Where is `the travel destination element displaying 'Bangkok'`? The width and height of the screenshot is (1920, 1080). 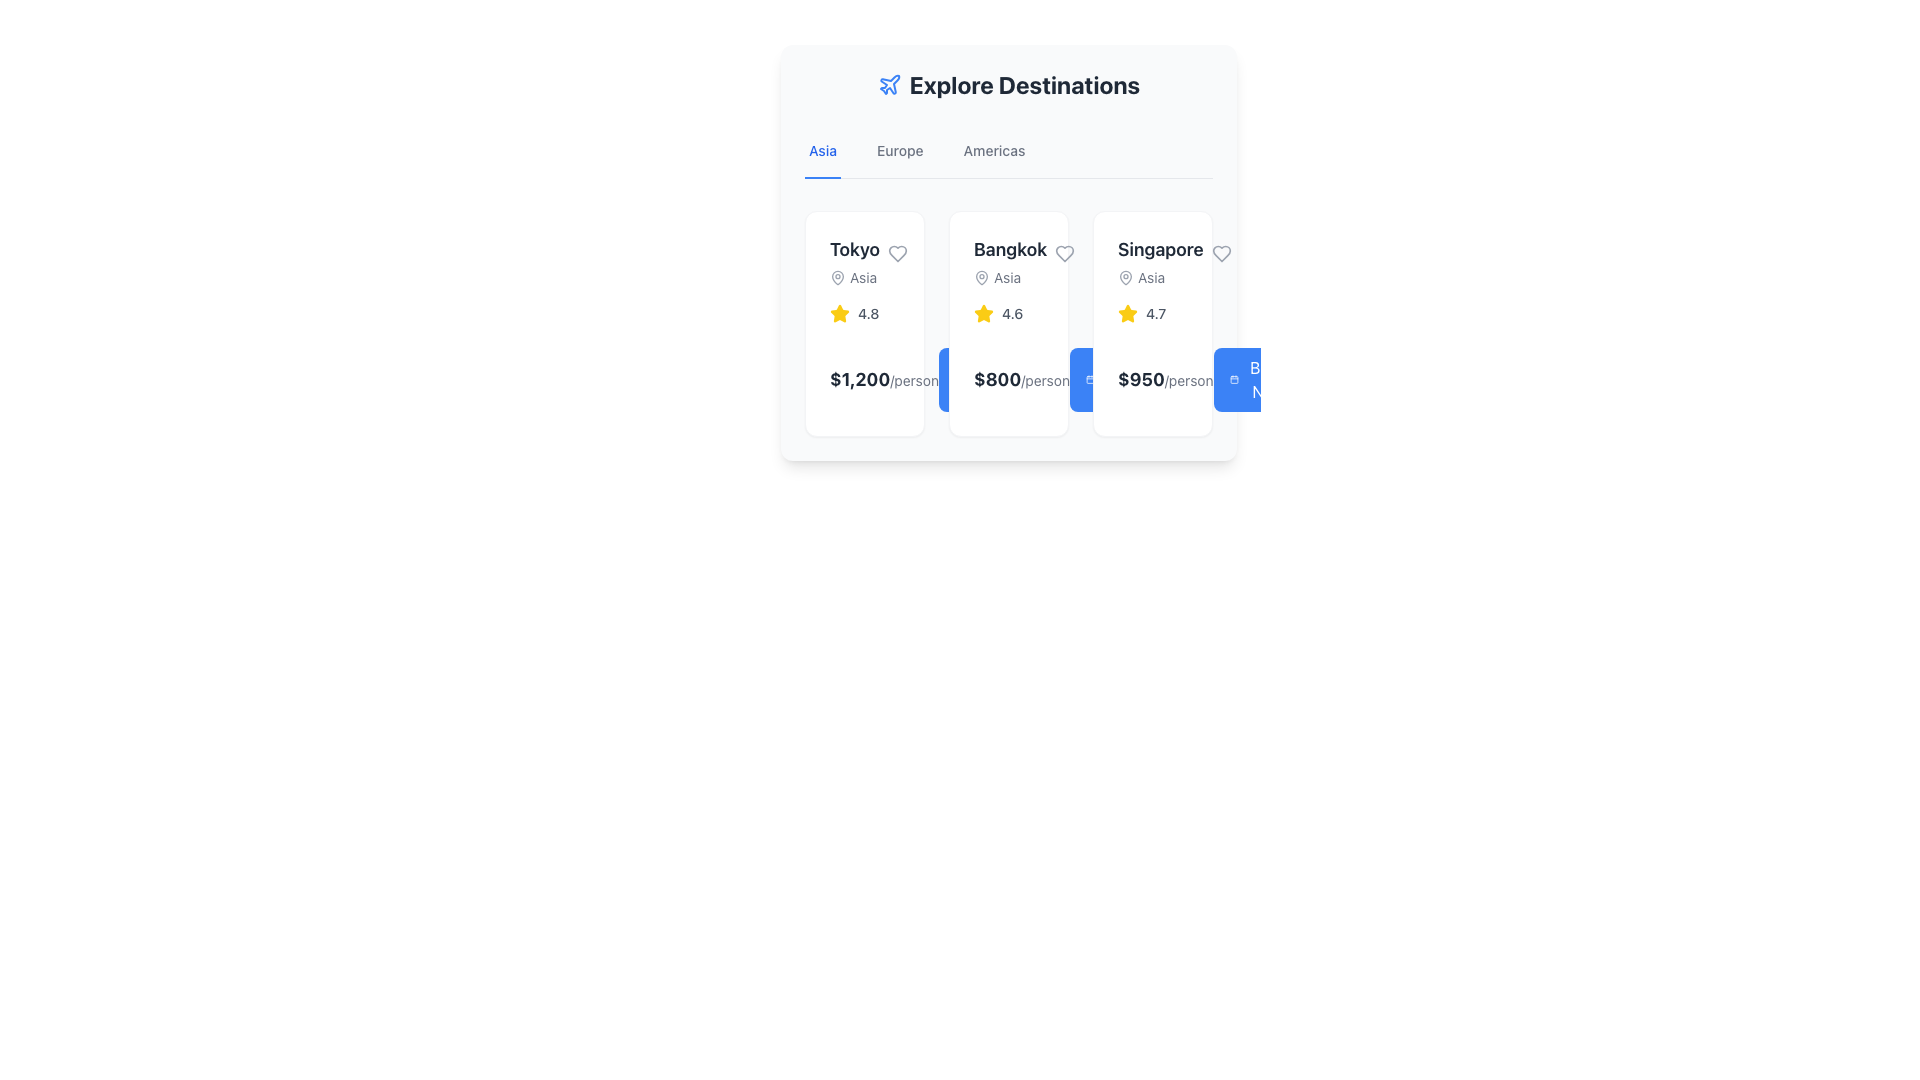
the travel destination element displaying 'Bangkok' is located at coordinates (1009, 261).